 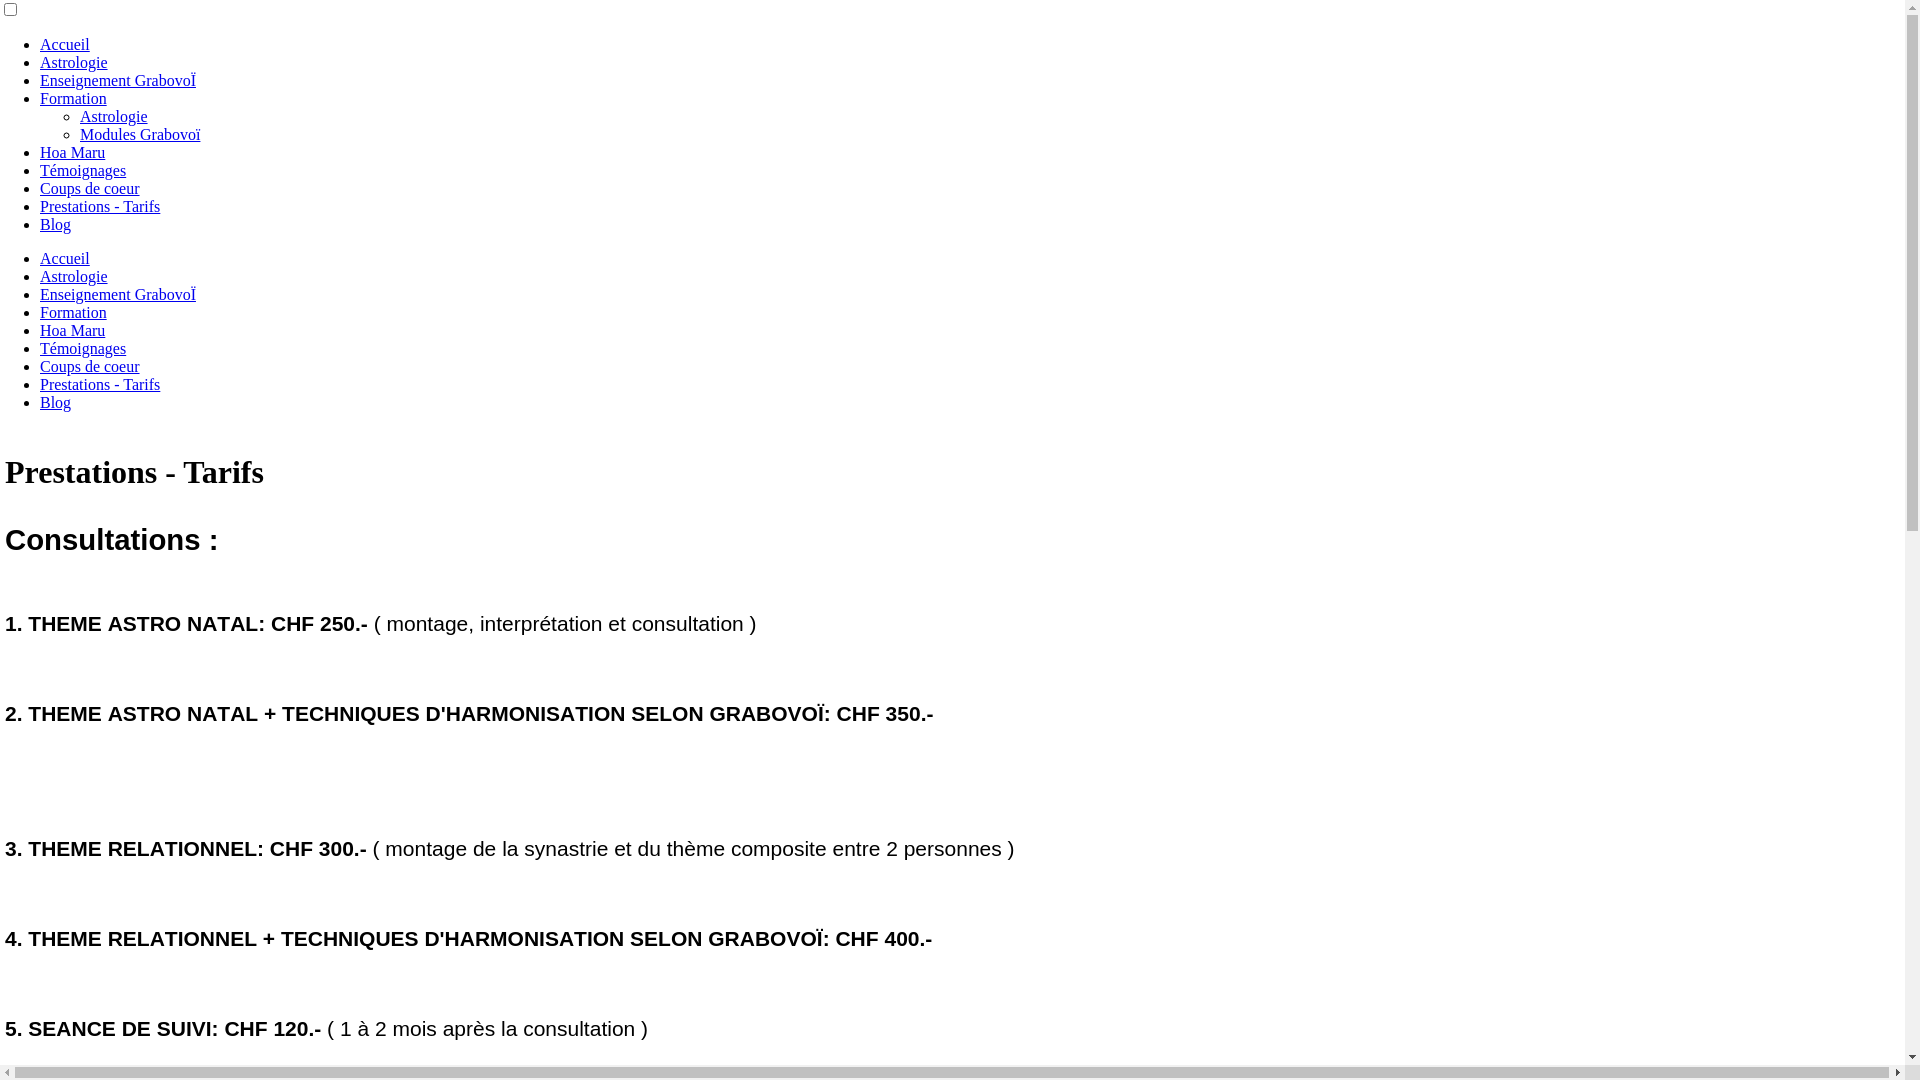 What do you see at coordinates (73, 276) in the screenshot?
I see `'Astrologie'` at bounding box center [73, 276].